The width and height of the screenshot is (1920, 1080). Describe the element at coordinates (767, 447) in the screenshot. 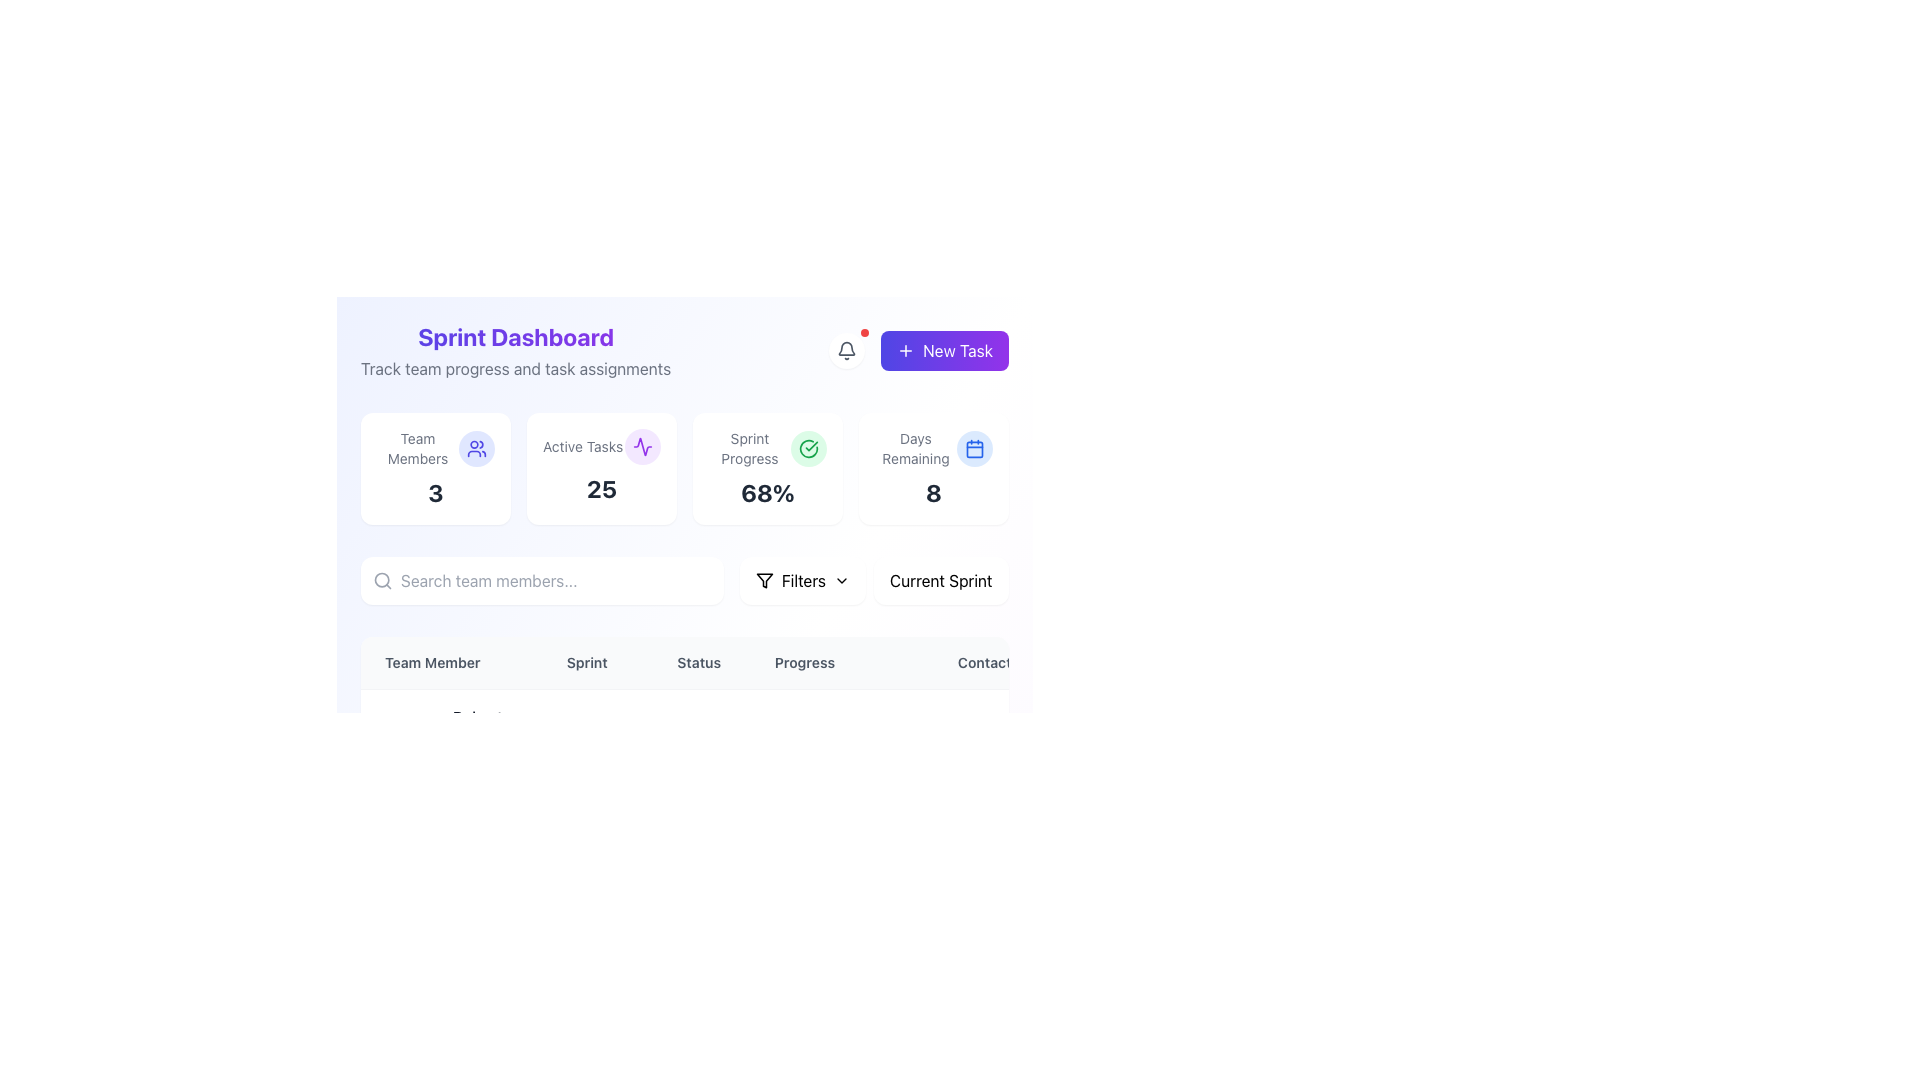

I see `the 'Sprint Progress' label with a green checkmark icon, located in the upper part of the progress statistics card` at that location.